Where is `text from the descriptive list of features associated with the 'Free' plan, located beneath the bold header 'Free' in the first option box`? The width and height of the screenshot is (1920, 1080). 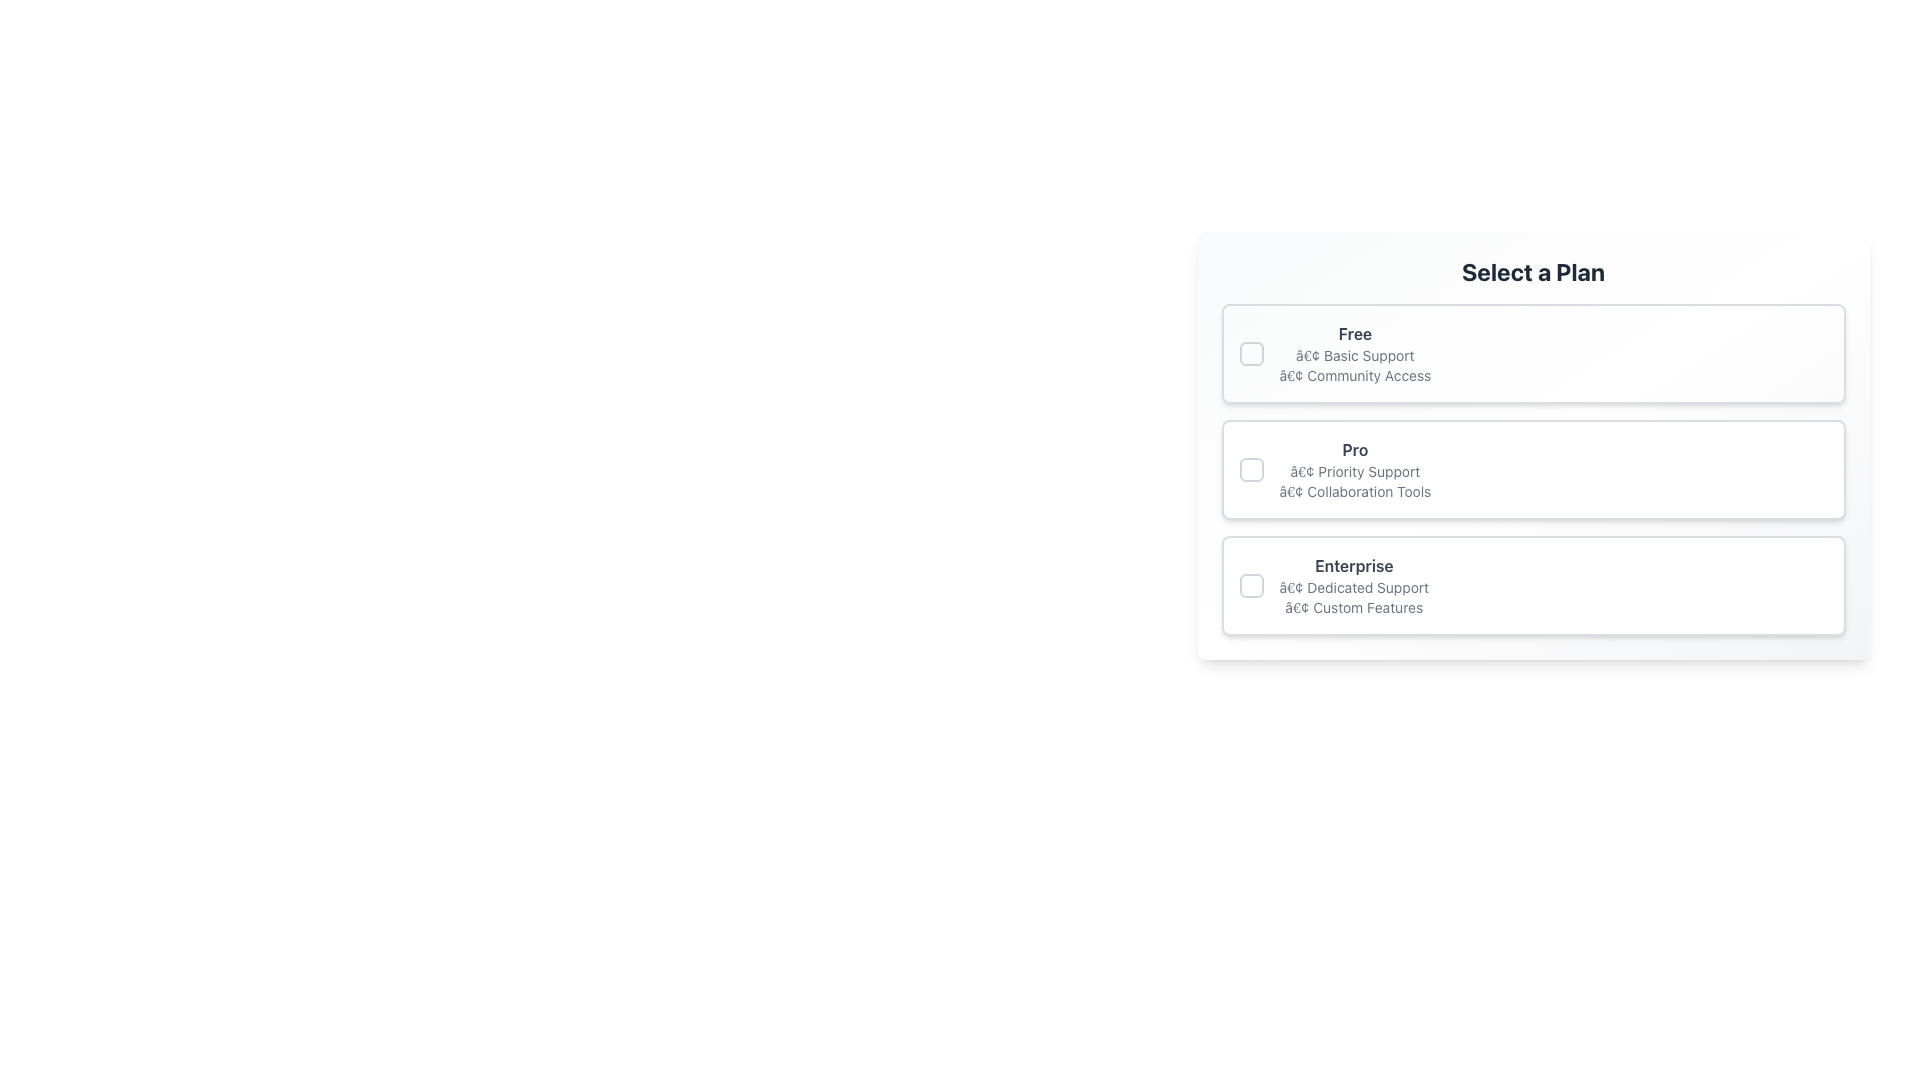 text from the descriptive list of features associated with the 'Free' plan, located beneath the bold header 'Free' in the first option box is located at coordinates (1355, 366).